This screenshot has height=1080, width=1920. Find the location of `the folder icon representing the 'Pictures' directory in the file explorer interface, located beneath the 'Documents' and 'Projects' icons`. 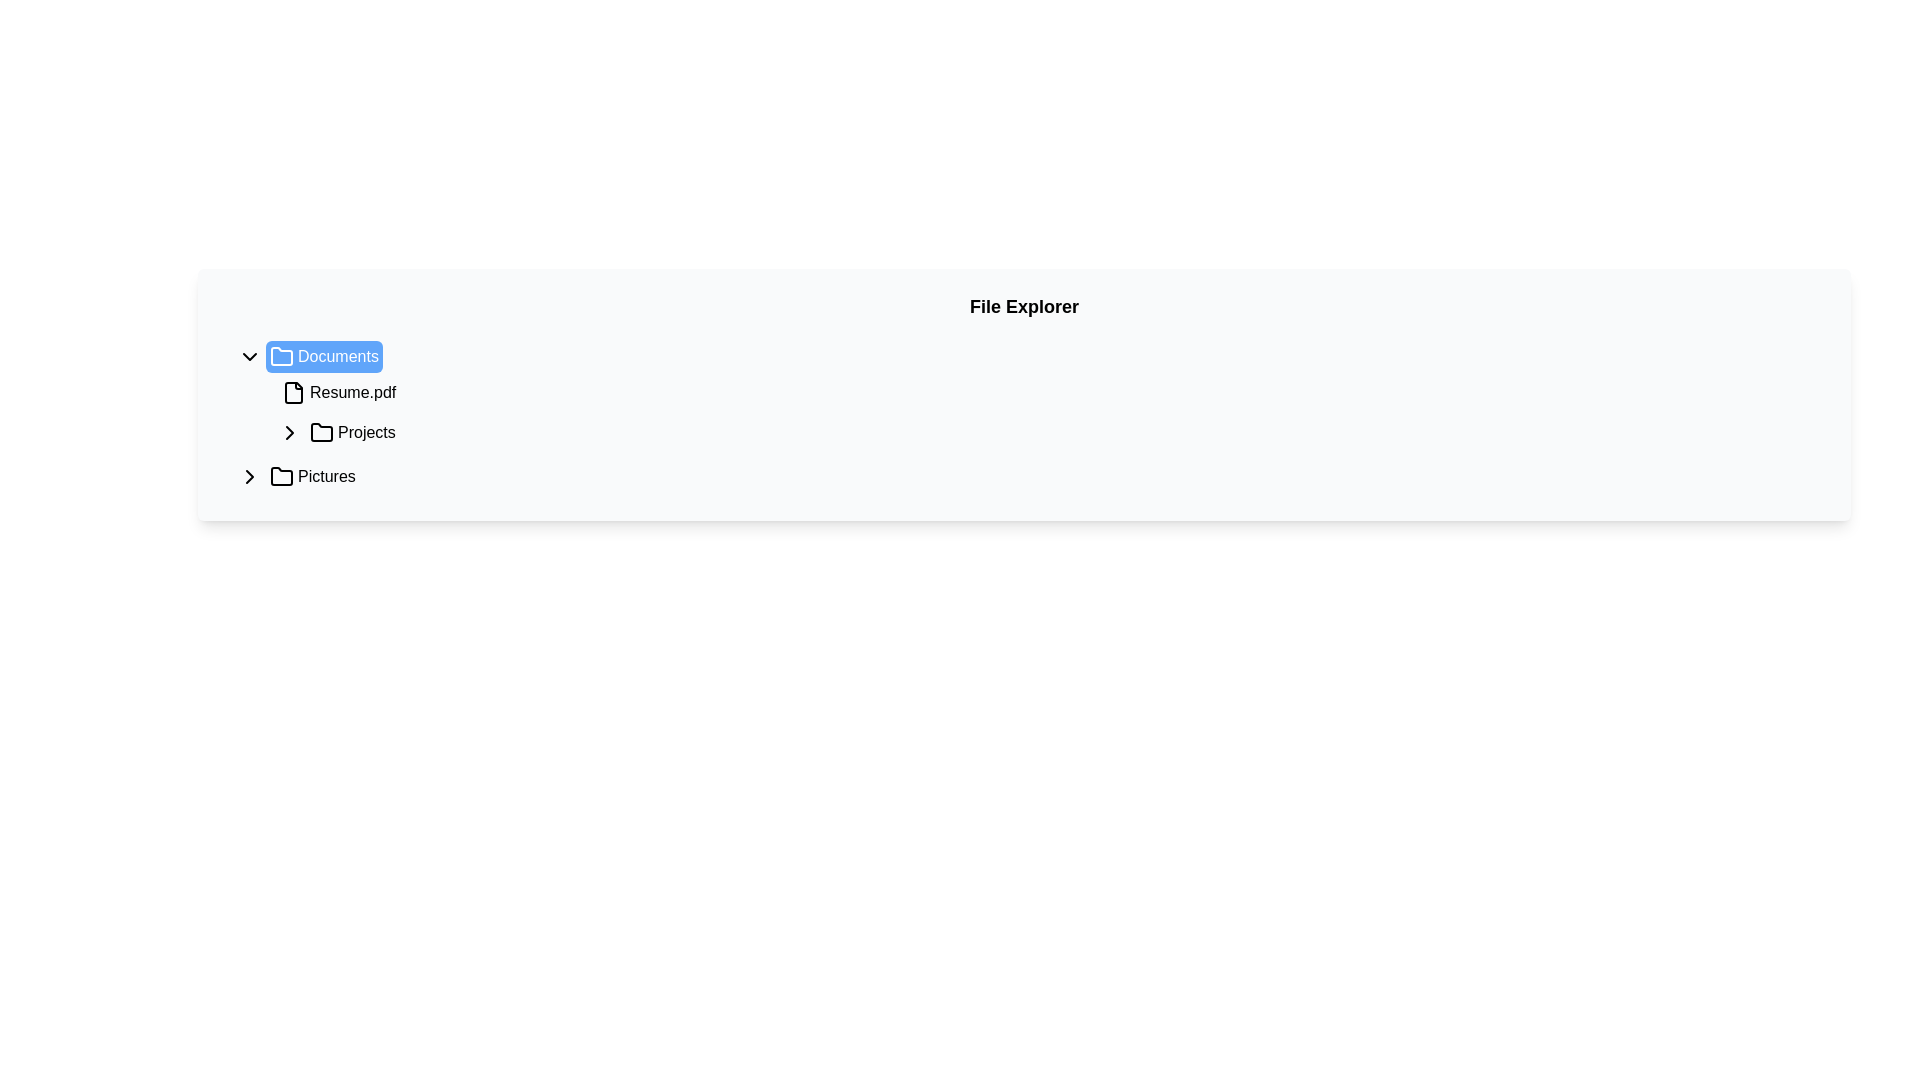

the folder icon representing the 'Pictures' directory in the file explorer interface, located beneath the 'Documents' and 'Projects' icons is located at coordinates (281, 476).